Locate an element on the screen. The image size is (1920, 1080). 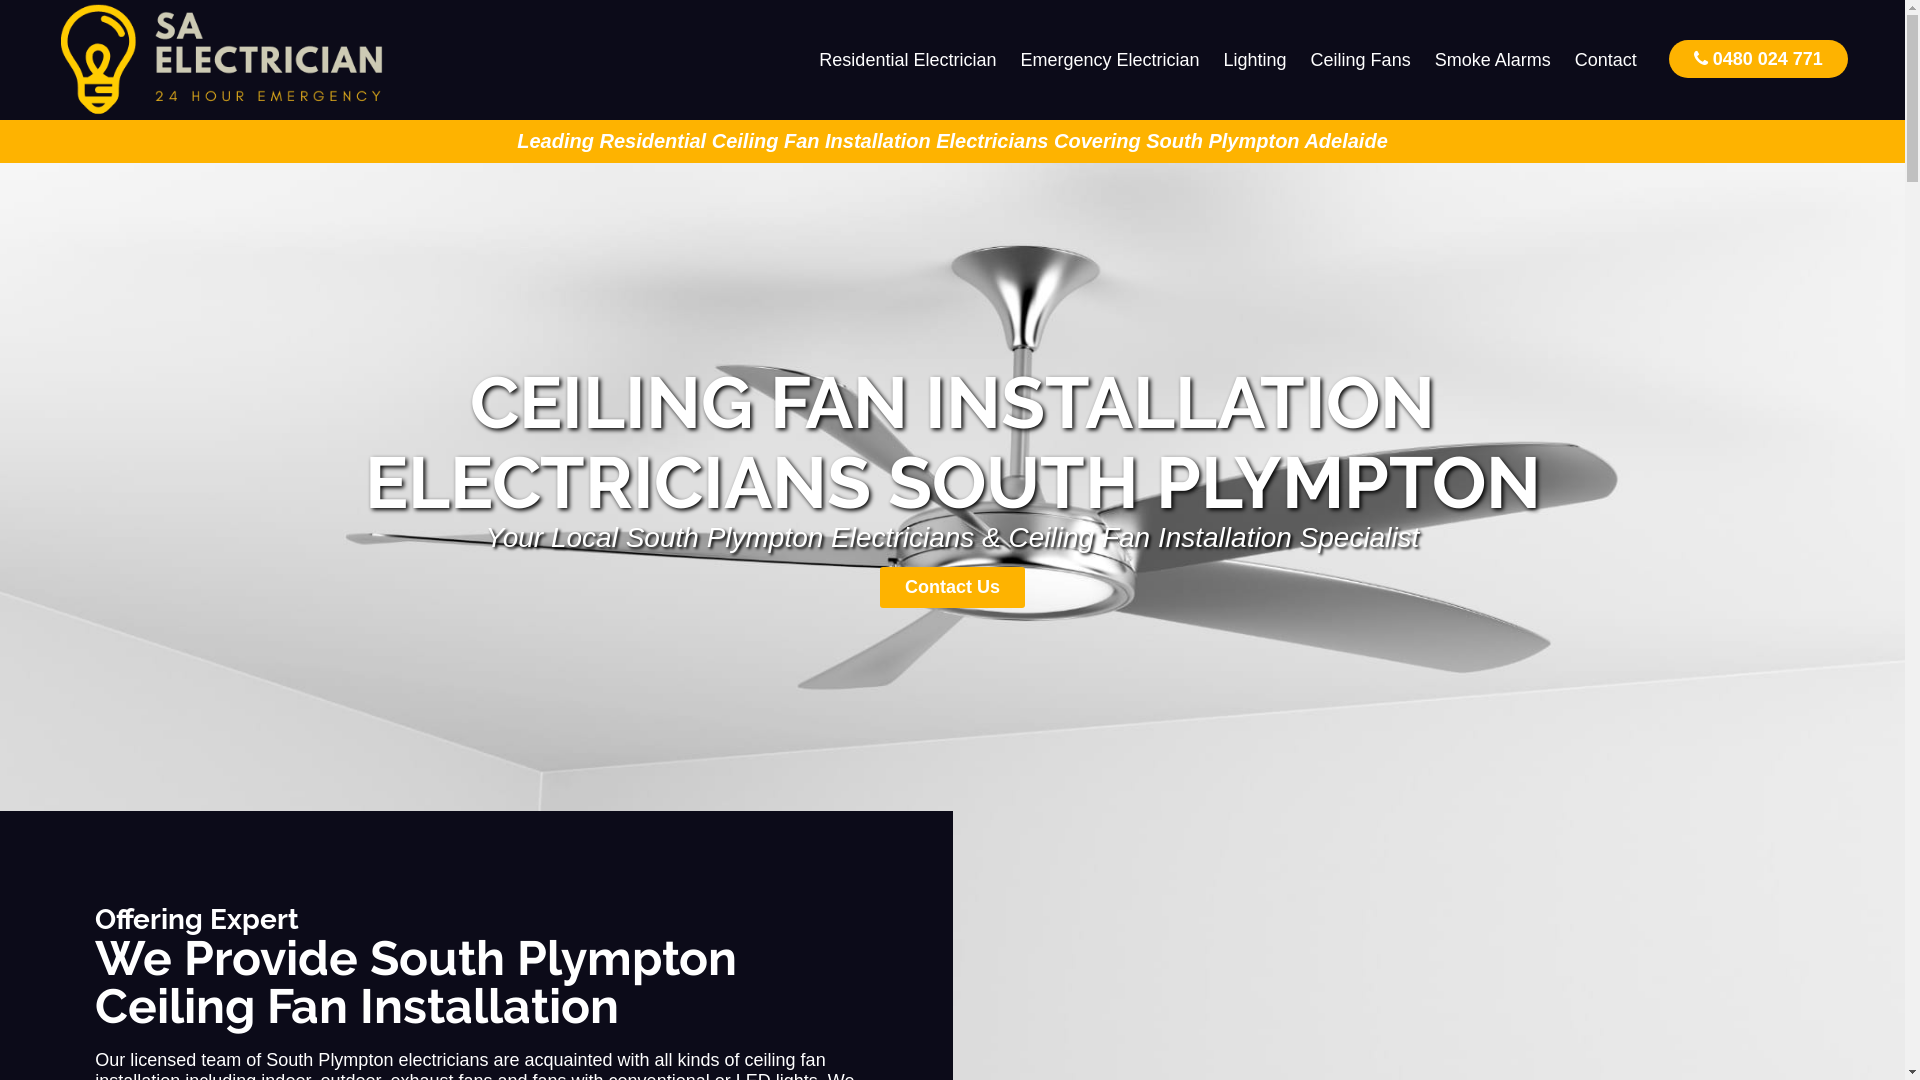
'Lighting' is located at coordinates (1254, 59).